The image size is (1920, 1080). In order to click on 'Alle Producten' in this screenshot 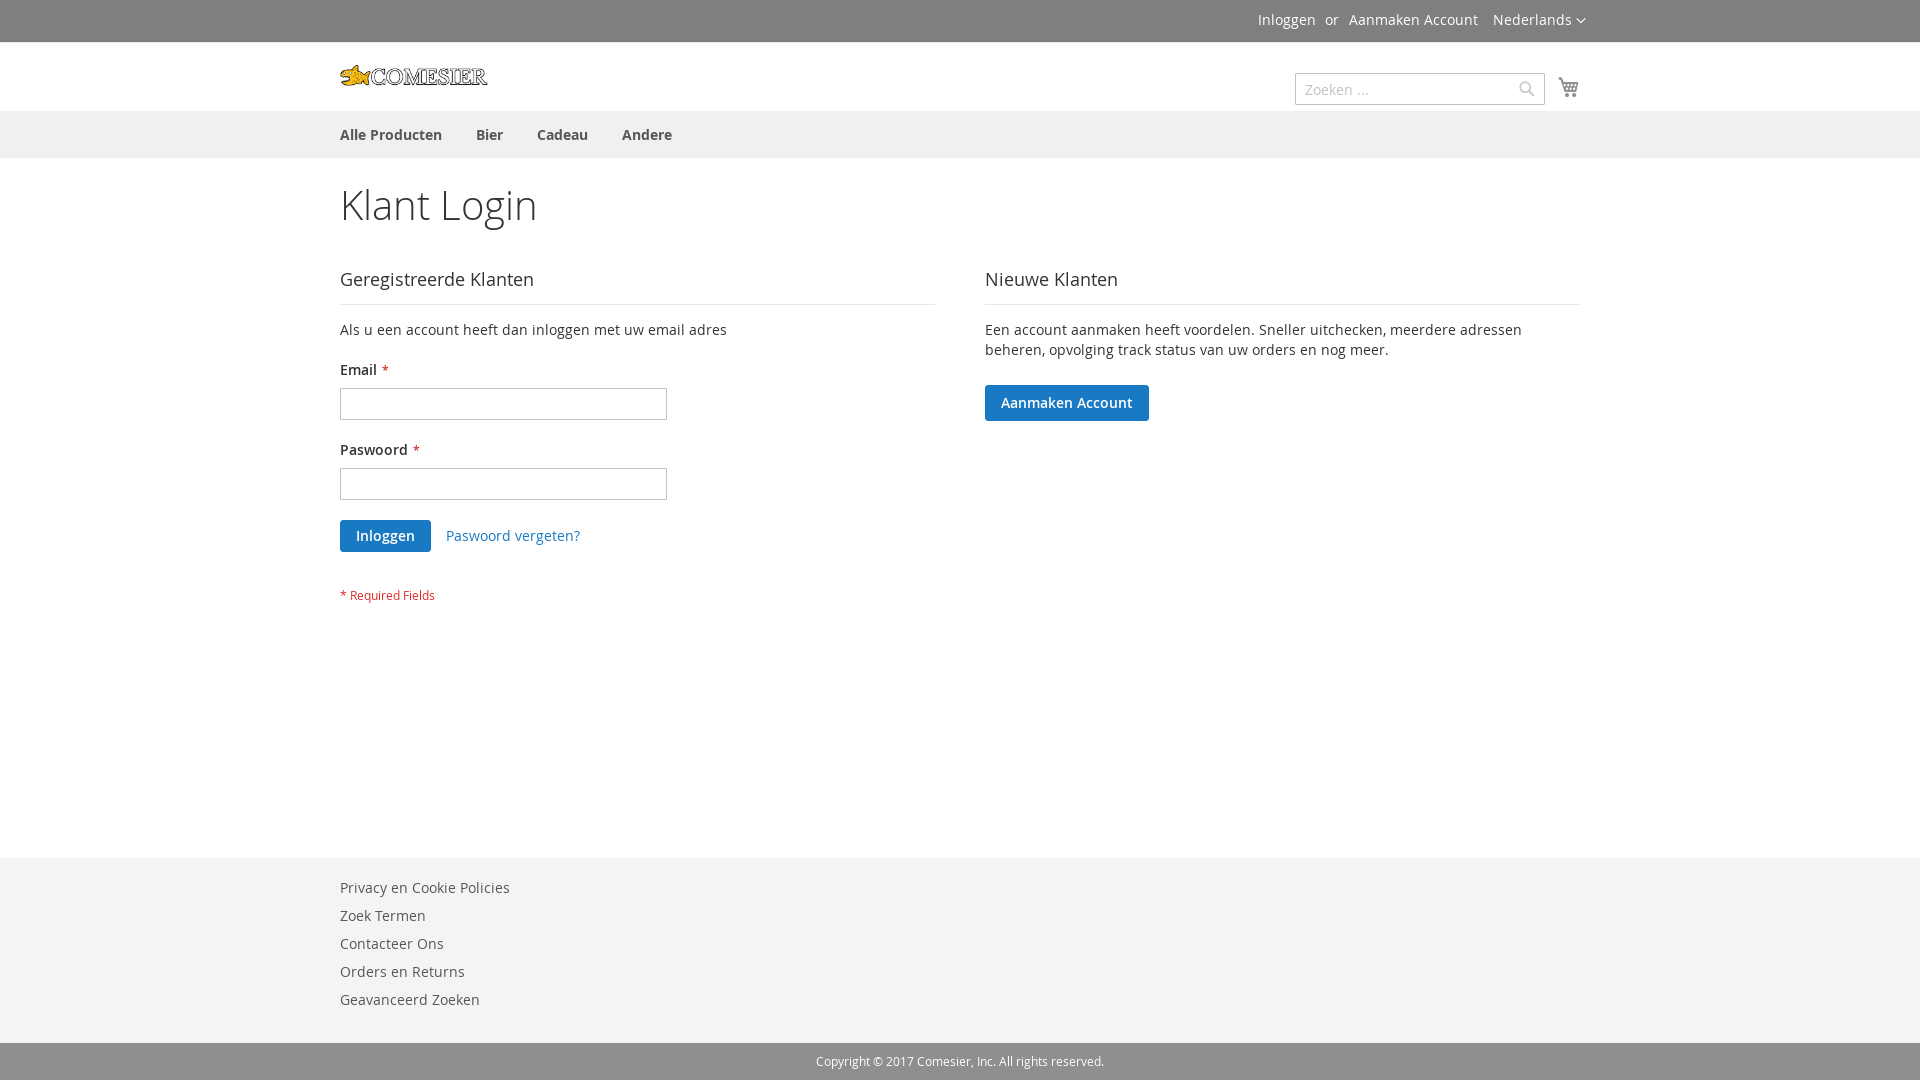, I will do `click(327, 134)`.